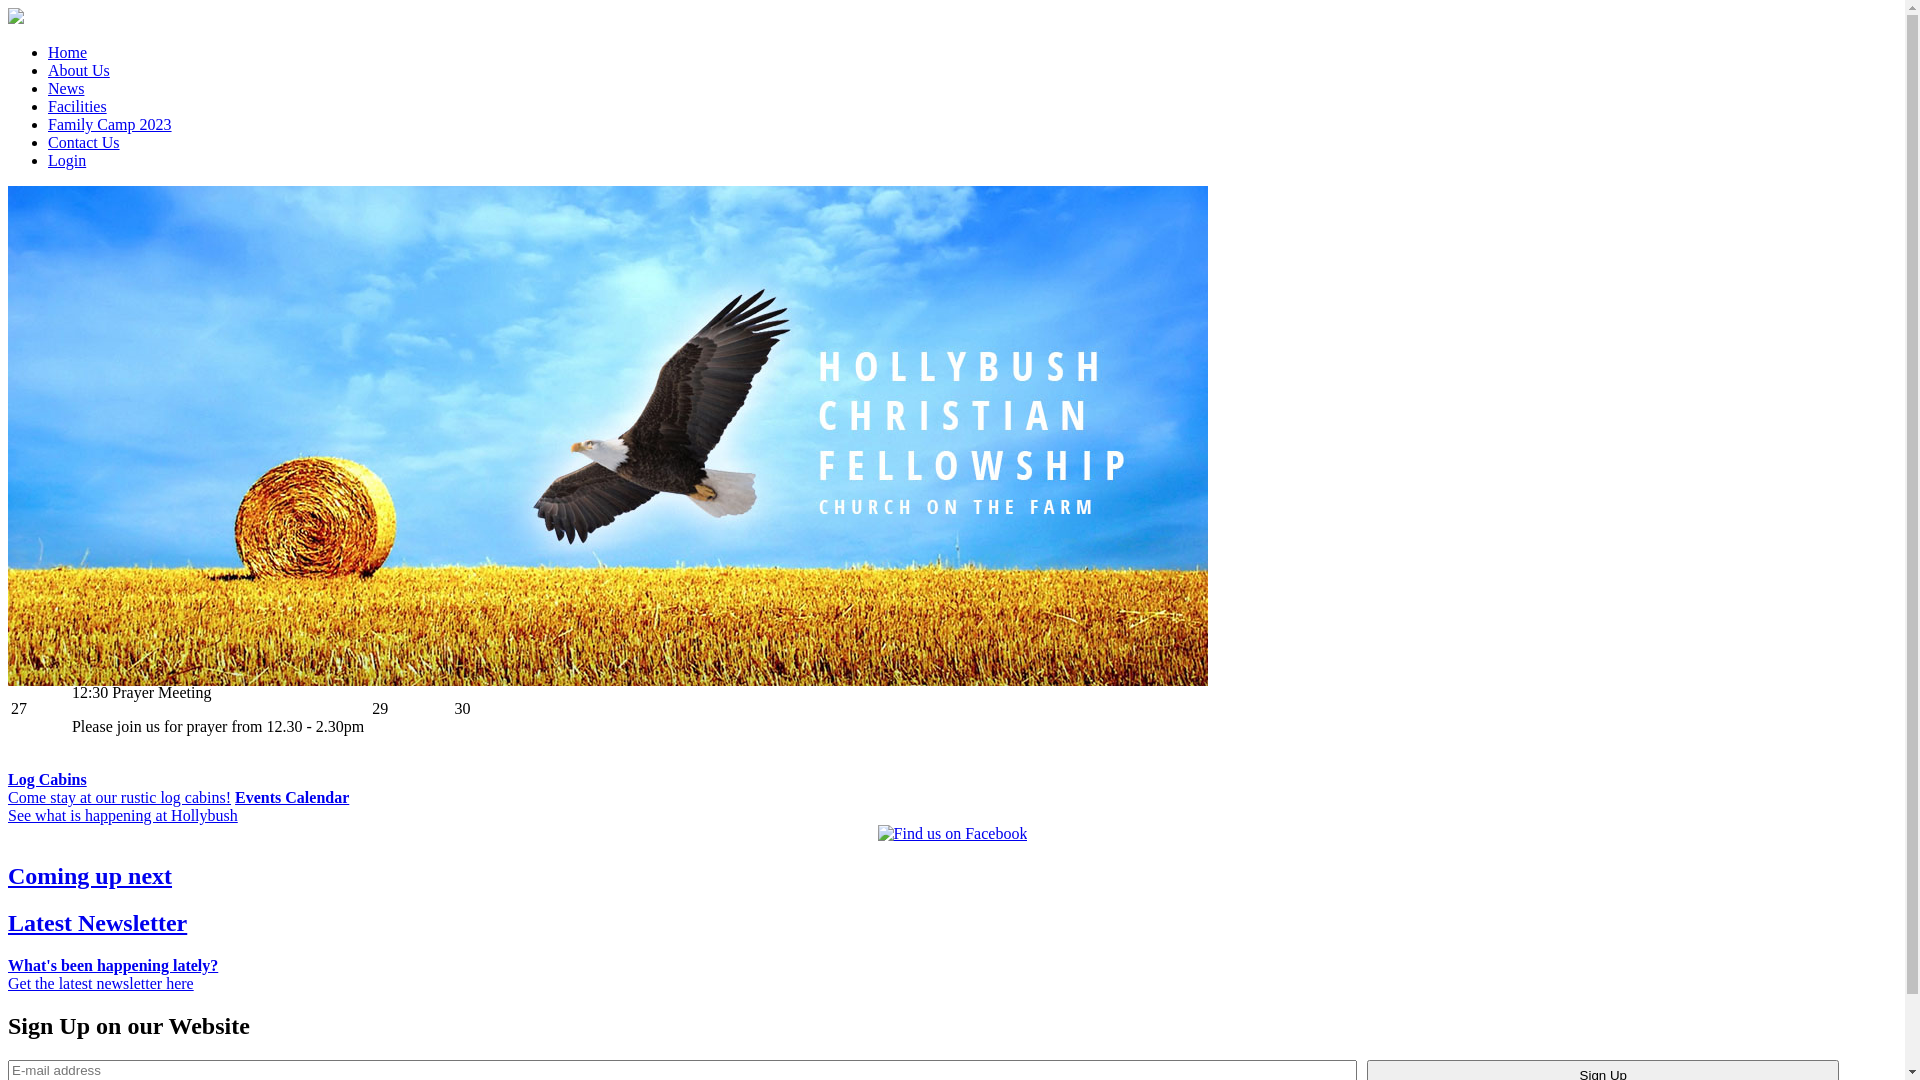 The width and height of the screenshot is (1920, 1080). I want to click on 'Login', so click(67, 159).